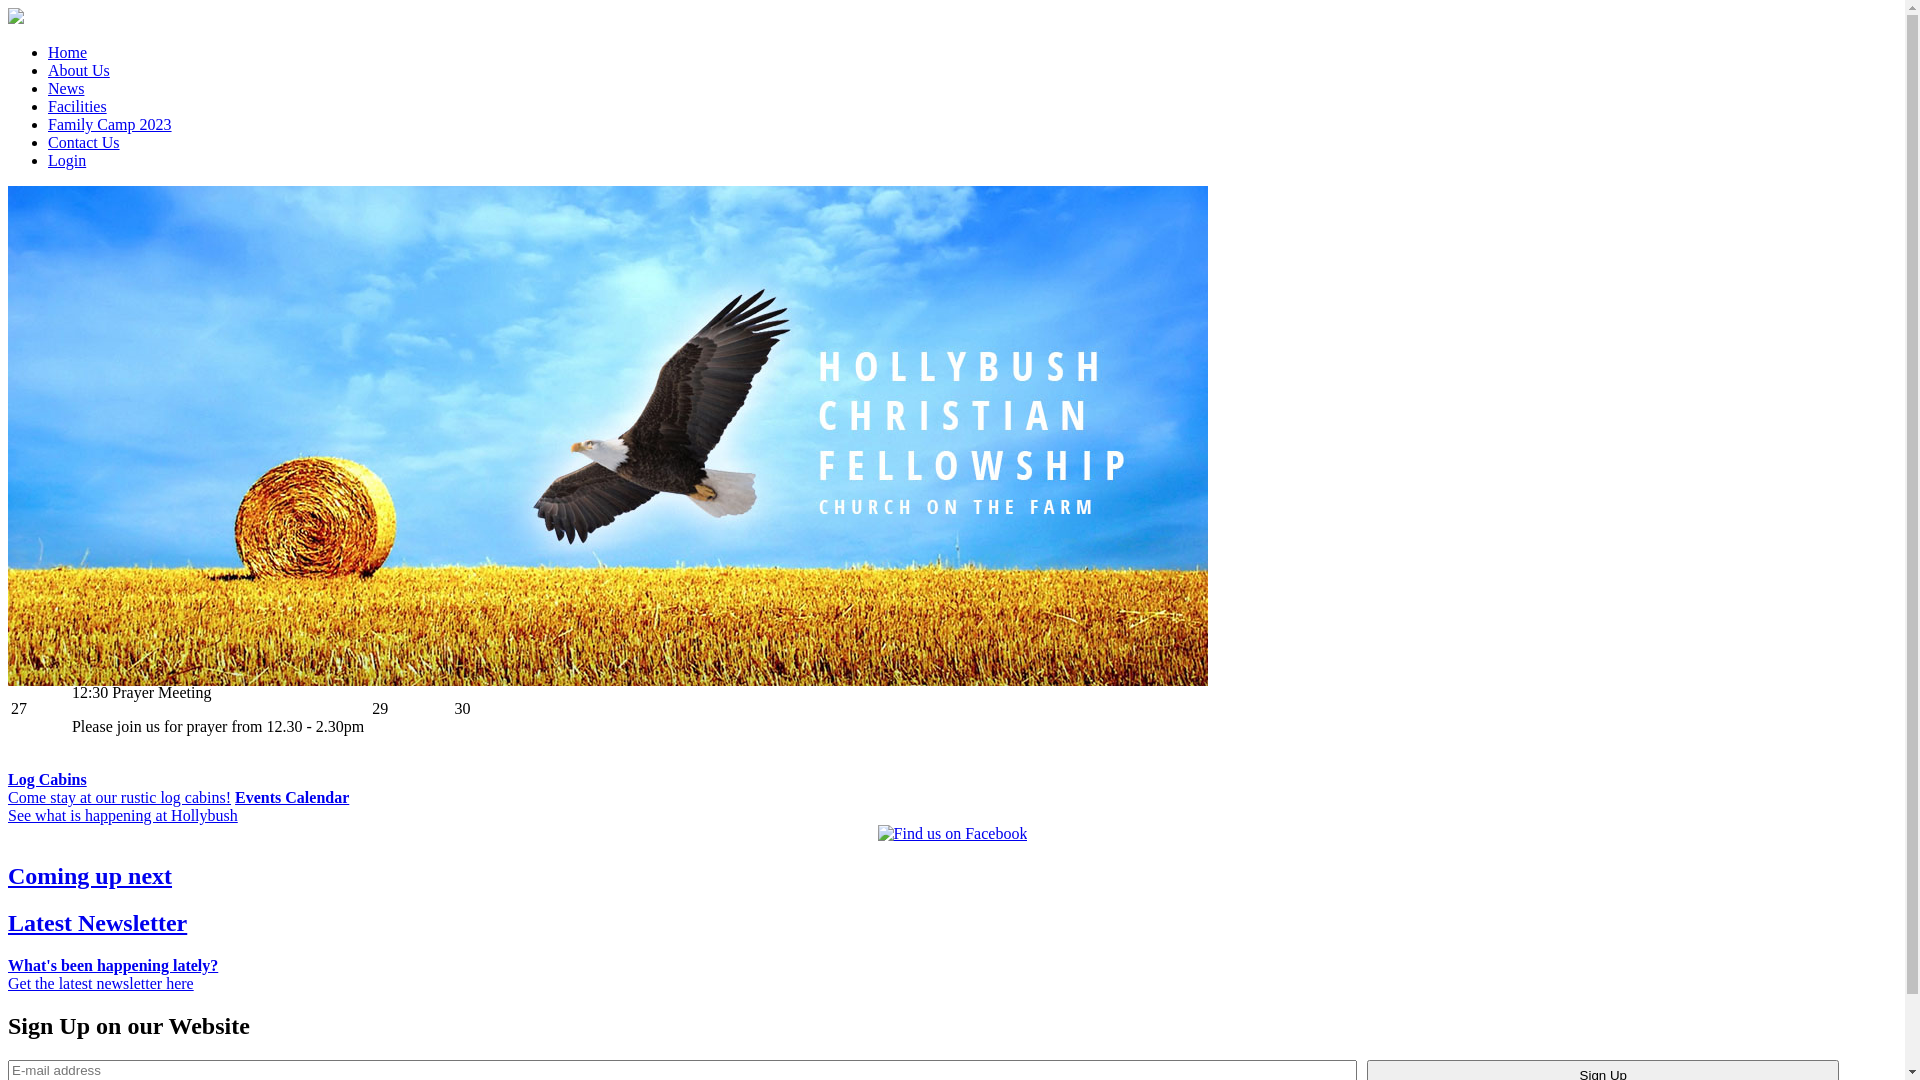 The width and height of the screenshot is (1920, 1080). I want to click on 'Login', so click(67, 159).